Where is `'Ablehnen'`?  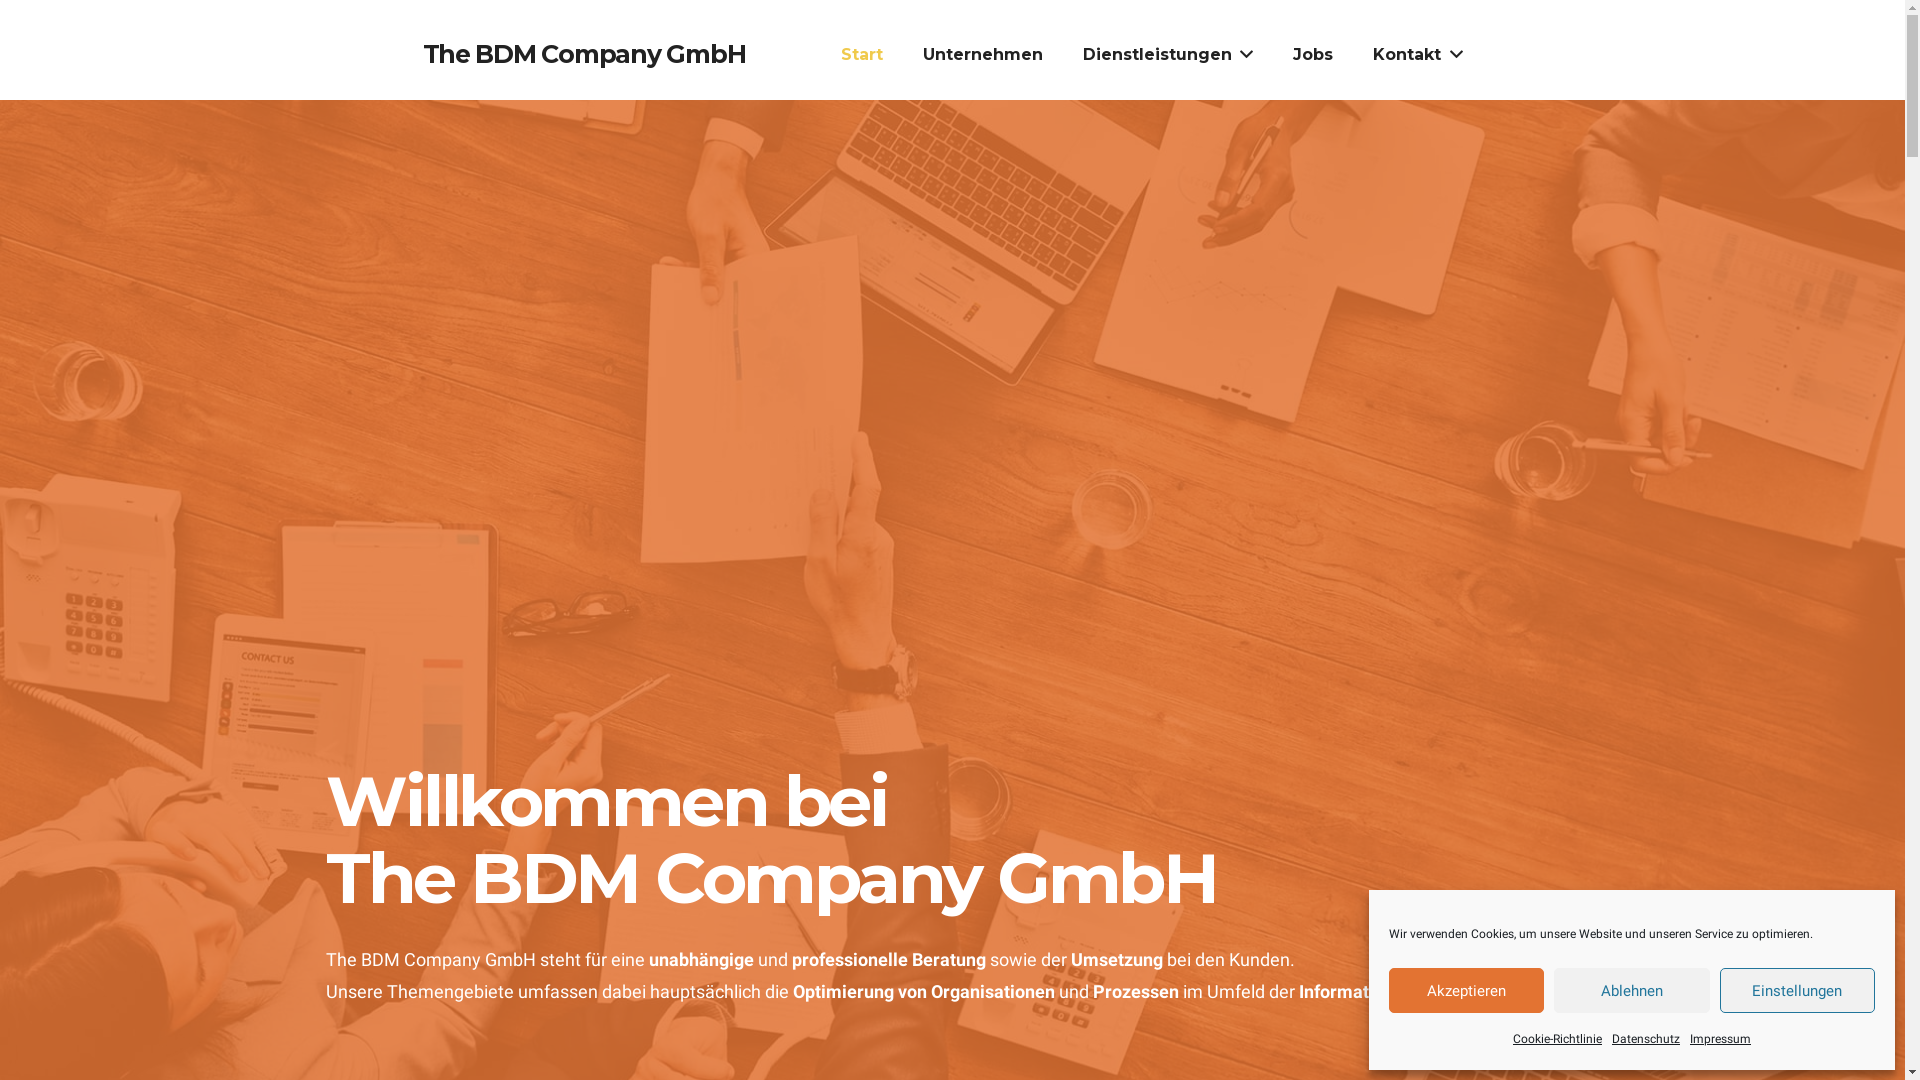
'Ablehnen' is located at coordinates (1631, 990).